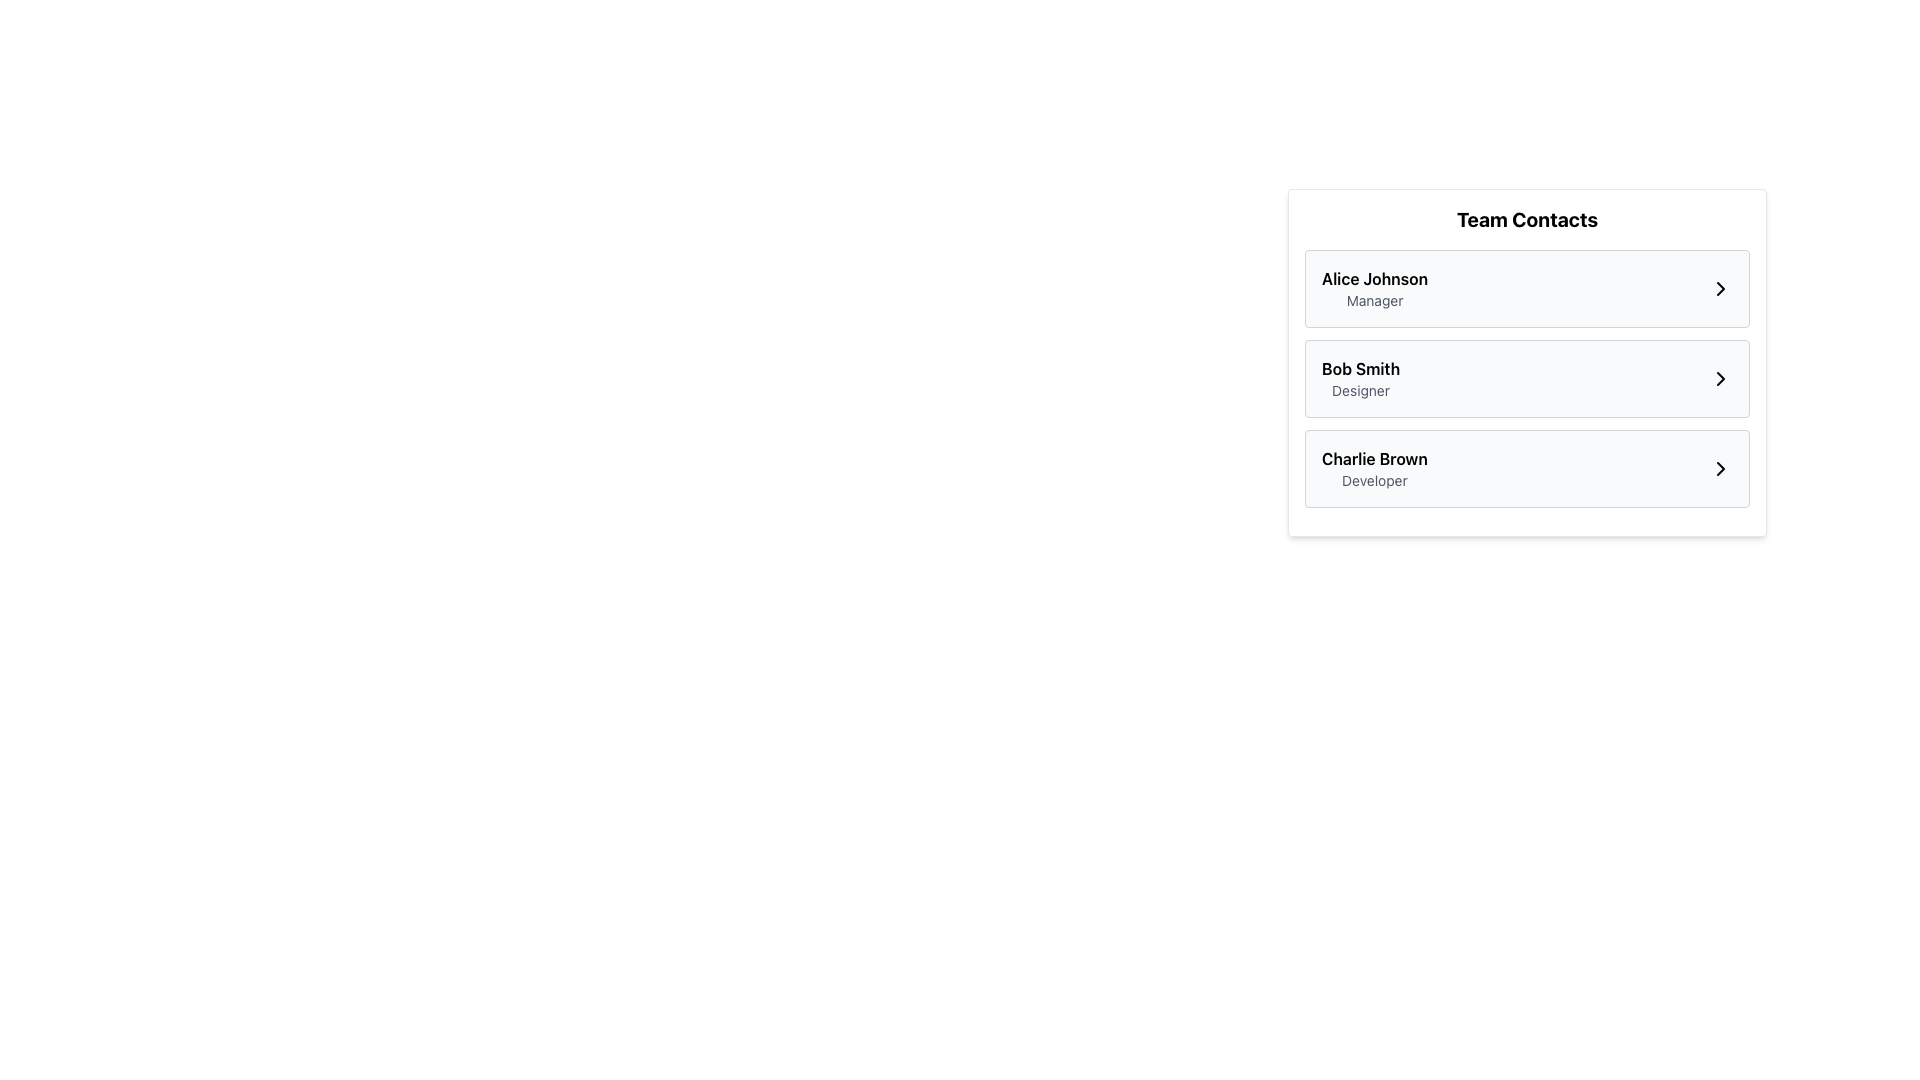 The width and height of the screenshot is (1920, 1080). What do you see at coordinates (1374, 300) in the screenshot?
I see `the text label displaying the designation 'Manager' for the individual named Alice Johnson, located in the top-left card of the 'Team Contacts' list` at bounding box center [1374, 300].